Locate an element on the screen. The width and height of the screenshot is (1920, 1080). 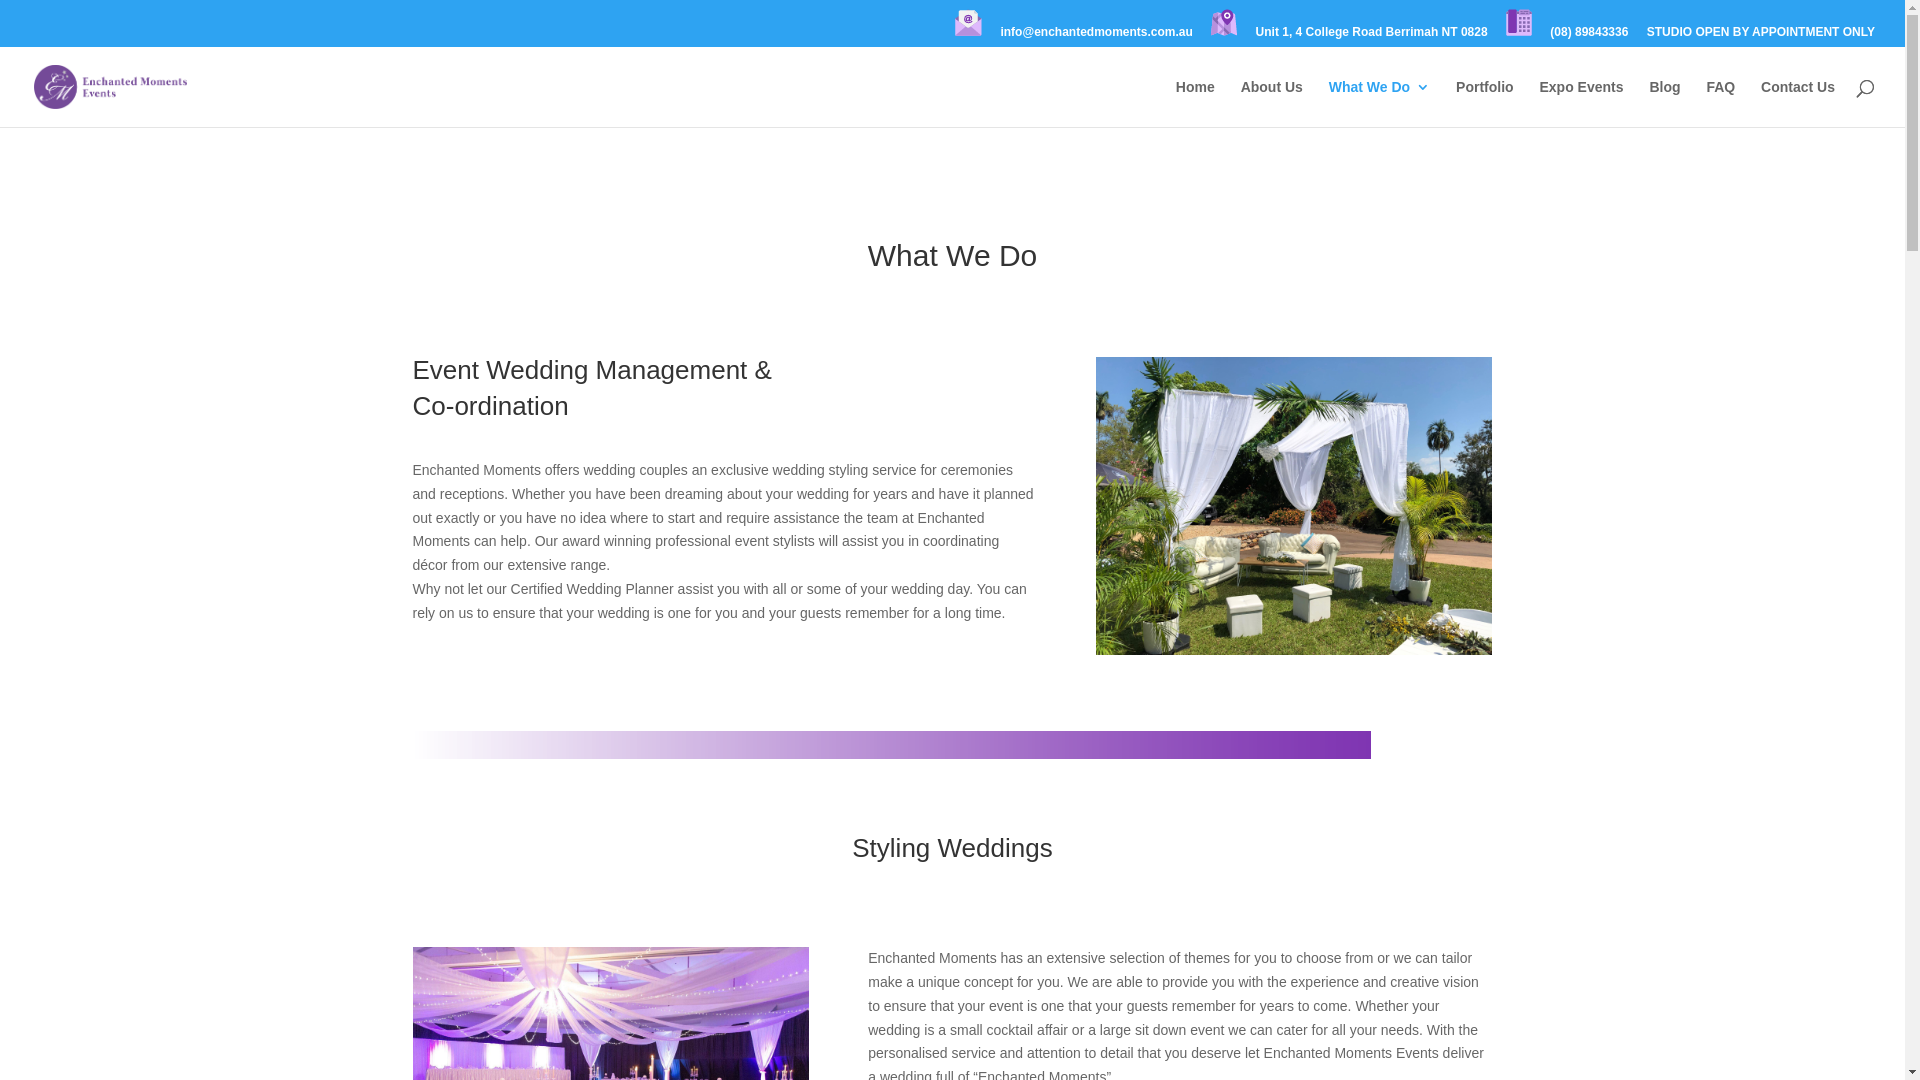
'Expo Events' is located at coordinates (1539, 103).